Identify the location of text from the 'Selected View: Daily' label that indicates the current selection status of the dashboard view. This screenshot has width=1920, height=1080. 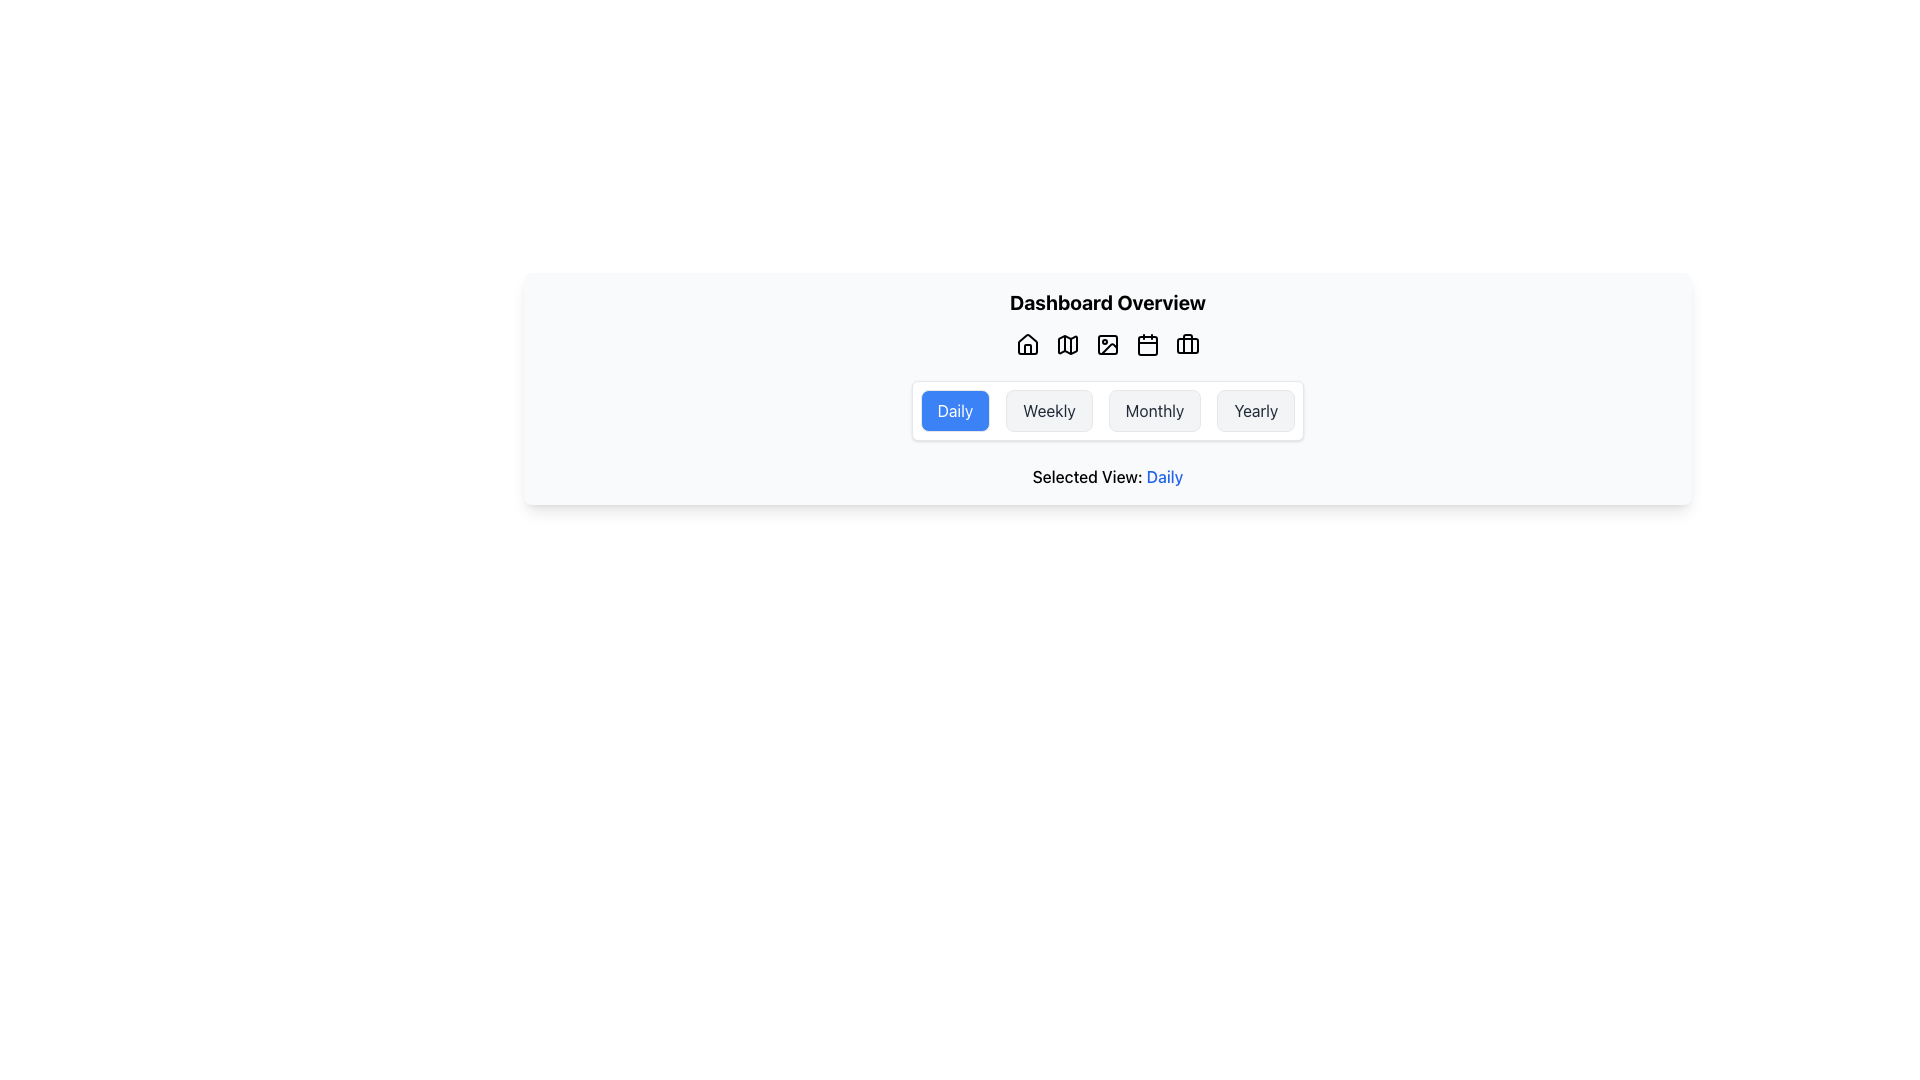
(1107, 477).